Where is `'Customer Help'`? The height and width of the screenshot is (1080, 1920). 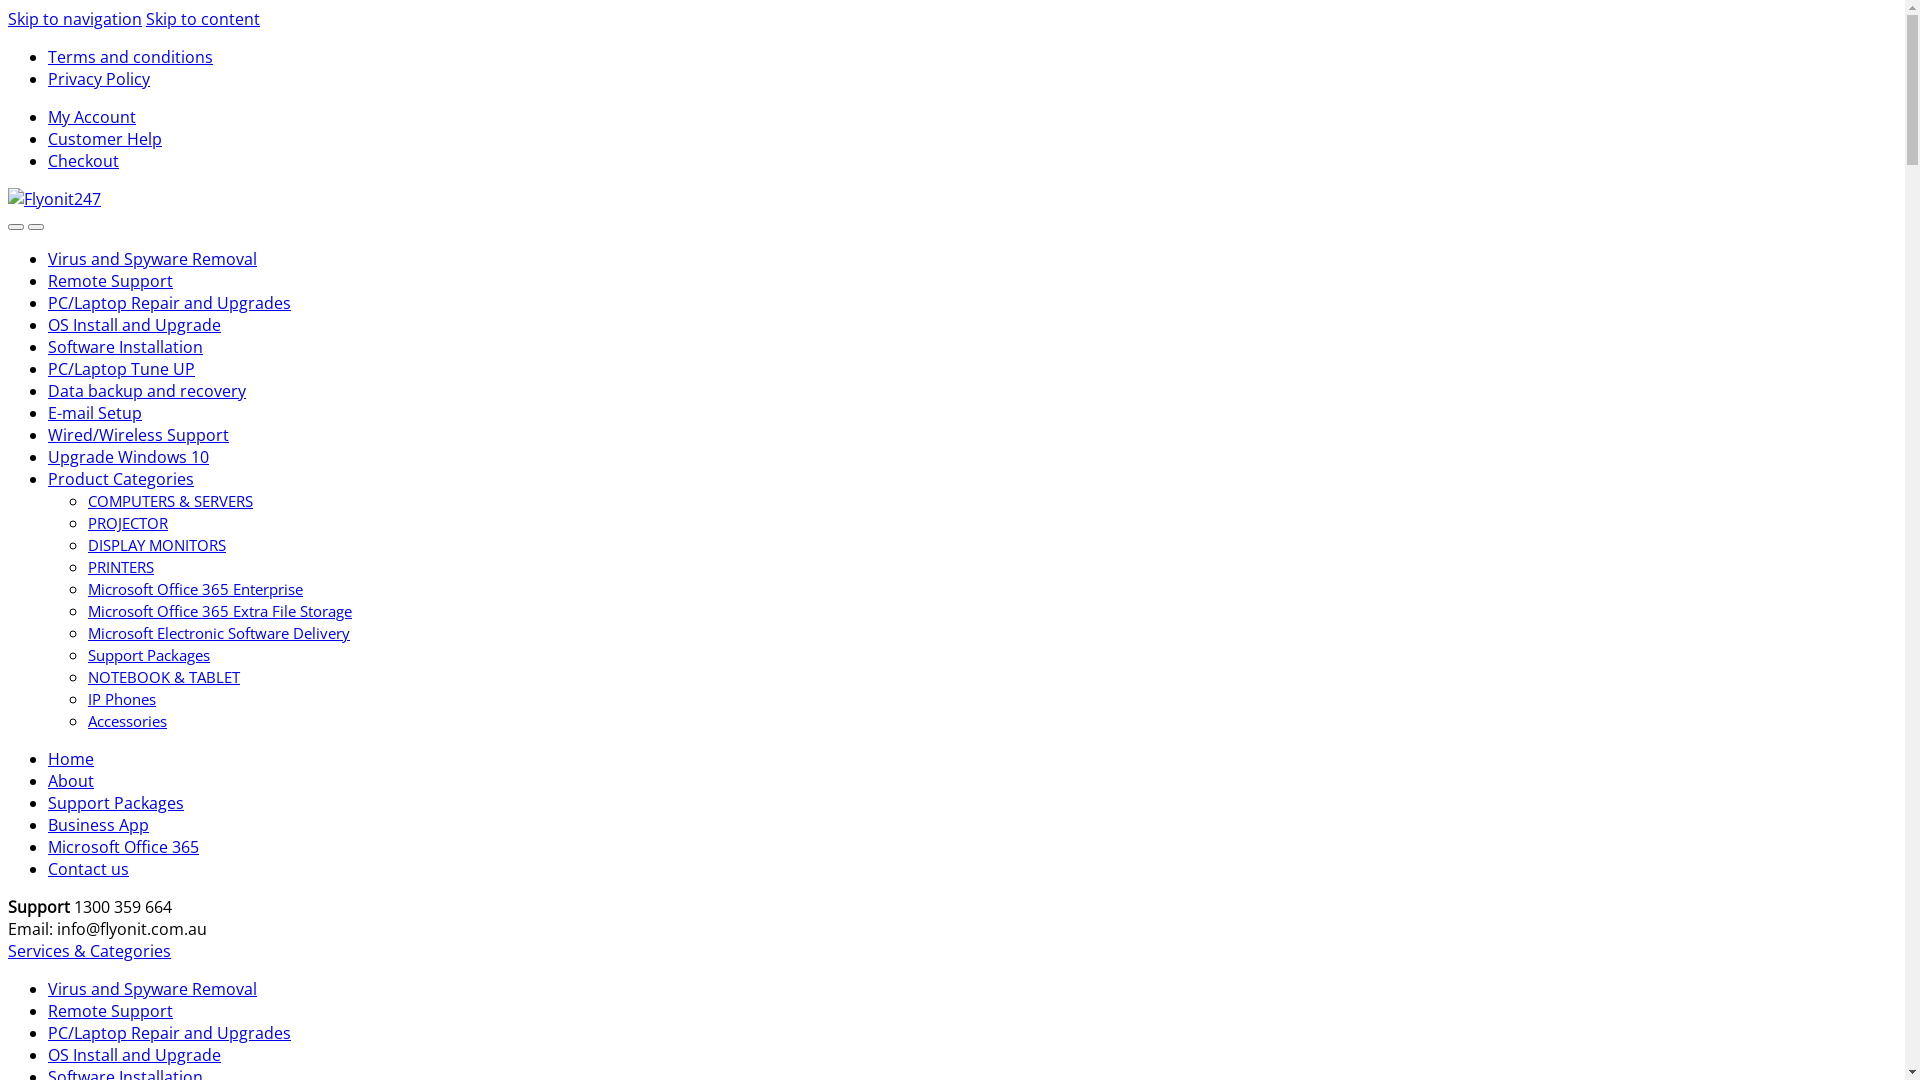 'Customer Help' is located at coordinates (48, 137).